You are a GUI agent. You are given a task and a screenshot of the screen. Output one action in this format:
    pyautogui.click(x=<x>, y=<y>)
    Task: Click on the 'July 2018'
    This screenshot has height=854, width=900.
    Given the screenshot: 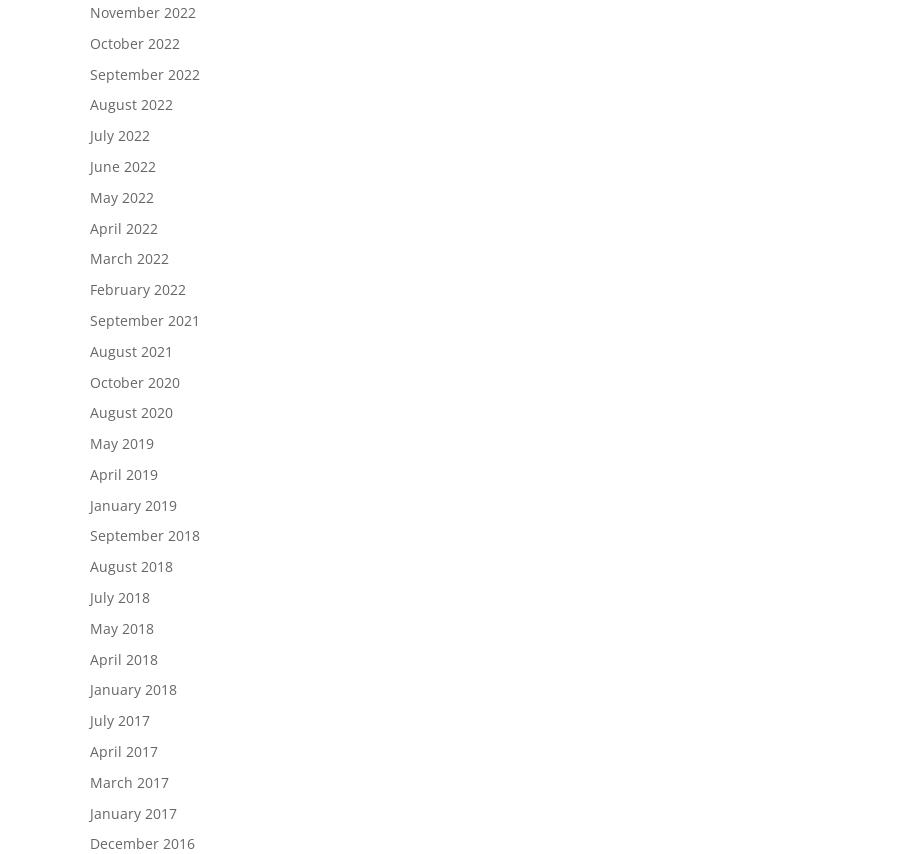 What is the action you would take?
    pyautogui.click(x=119, y=597)
    